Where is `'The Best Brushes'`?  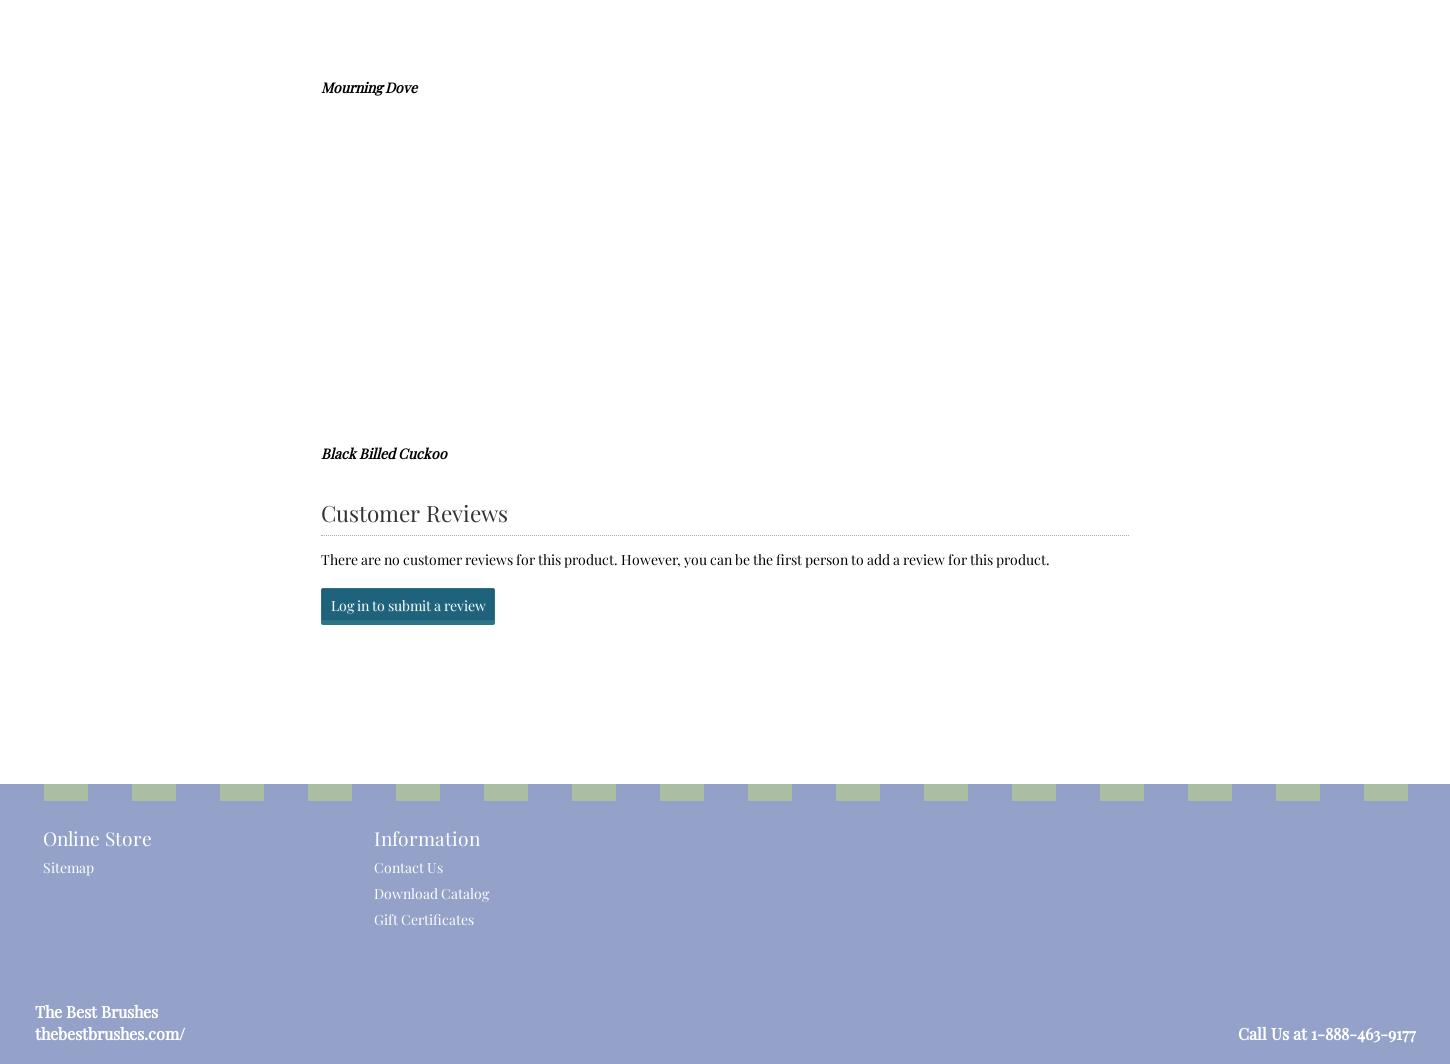 'The Best Brushes' is located at coordinates (95, 1010).